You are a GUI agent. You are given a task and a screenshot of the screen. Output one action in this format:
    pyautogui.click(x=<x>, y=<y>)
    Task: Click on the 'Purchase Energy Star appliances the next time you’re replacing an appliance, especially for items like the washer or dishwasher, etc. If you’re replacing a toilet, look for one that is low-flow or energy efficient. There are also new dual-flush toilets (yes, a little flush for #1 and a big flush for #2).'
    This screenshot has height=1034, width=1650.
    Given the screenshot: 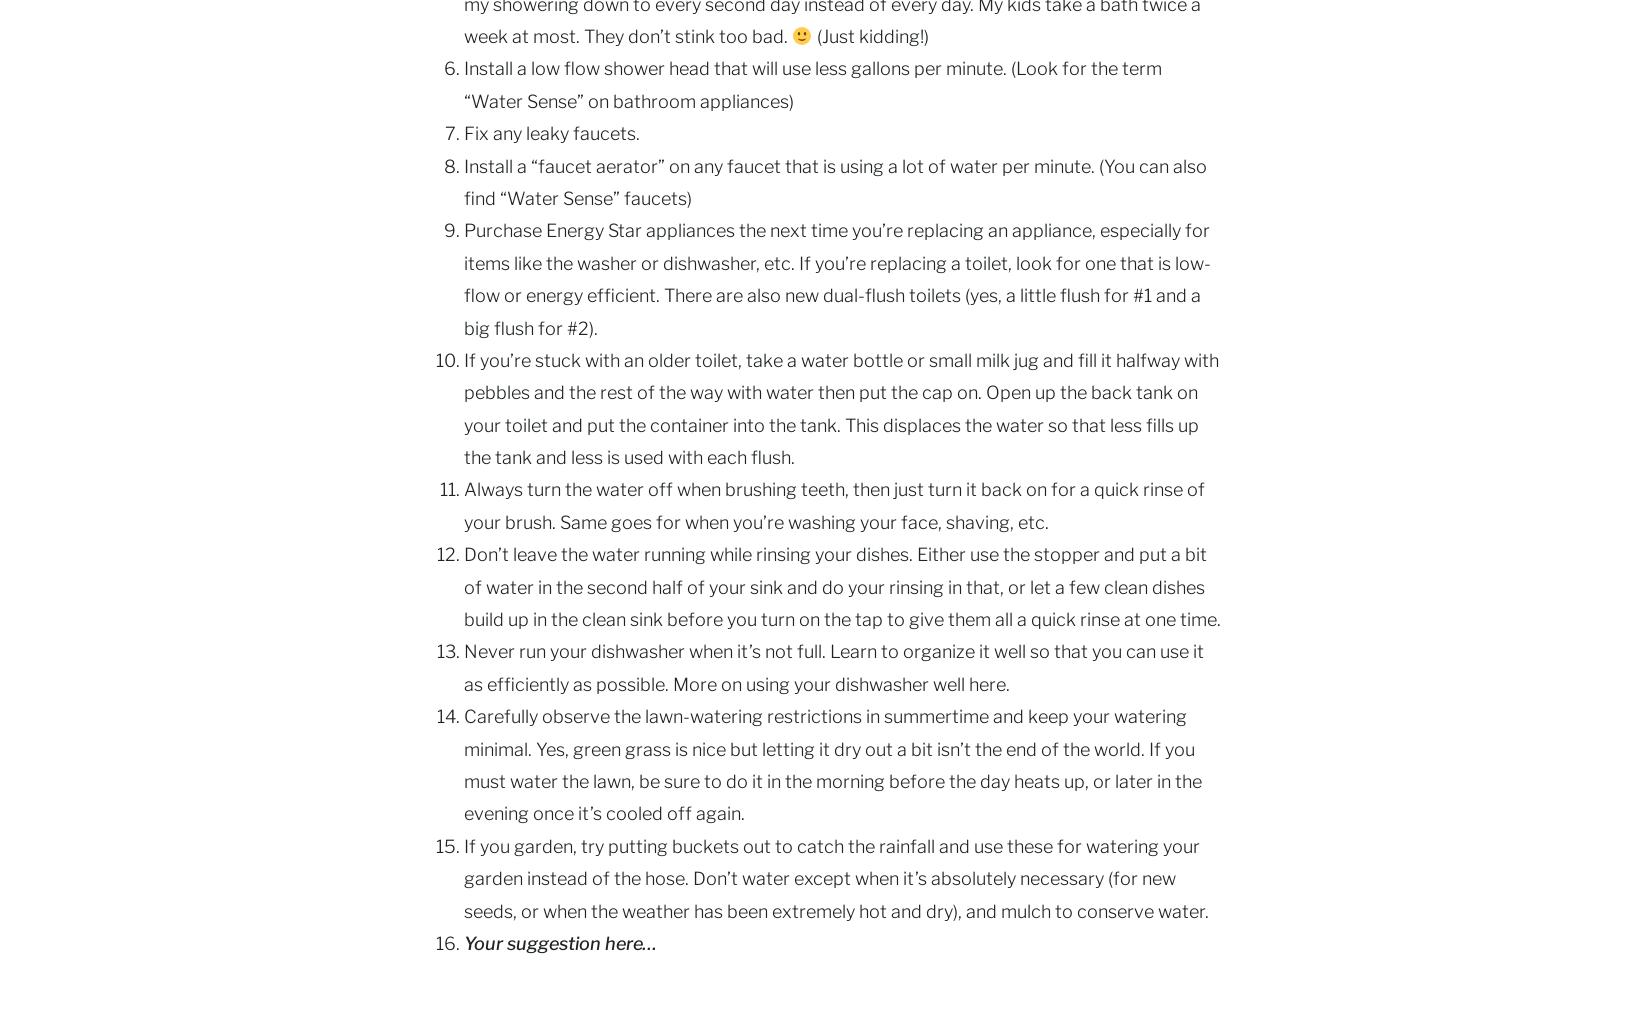 What is the action you would take?
    pyautogui.click(x=837, y=277)
    